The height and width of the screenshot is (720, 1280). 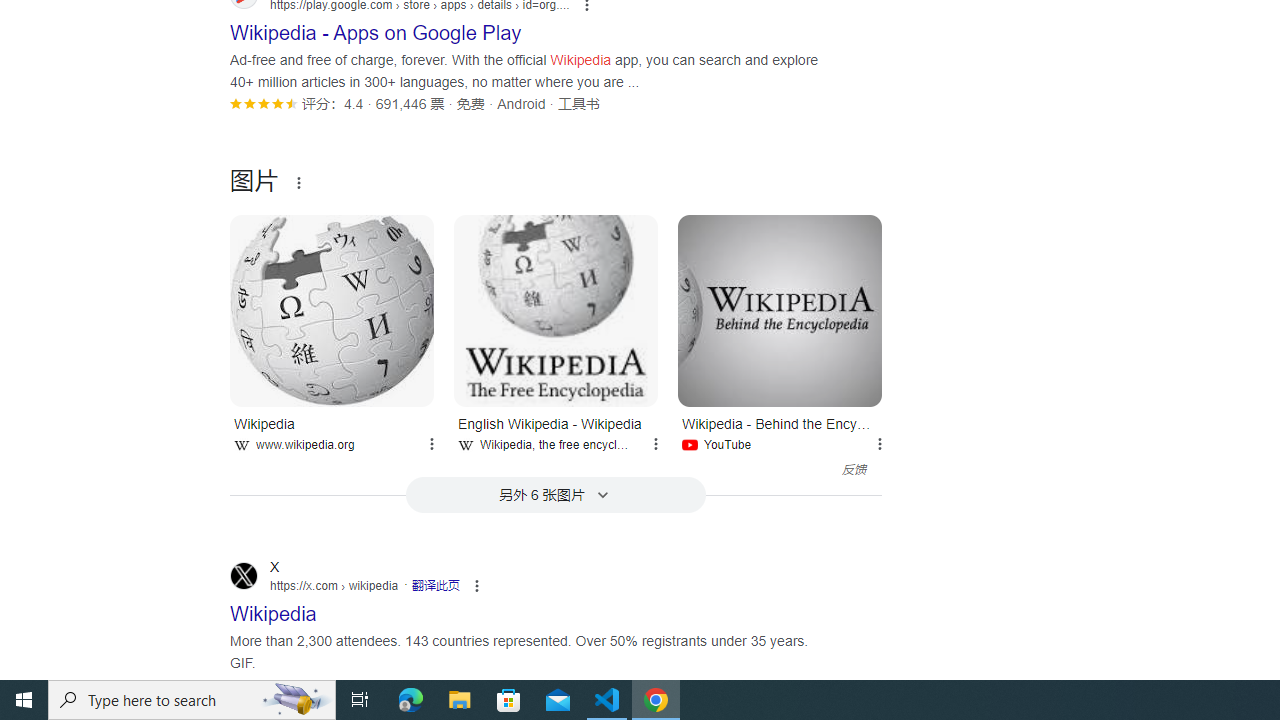 What do you see at coordinates (779, 310) in the screenshot?
I see `'Wikipedia - Behind the Encyclopedia'` at bounding box center [779, 310].